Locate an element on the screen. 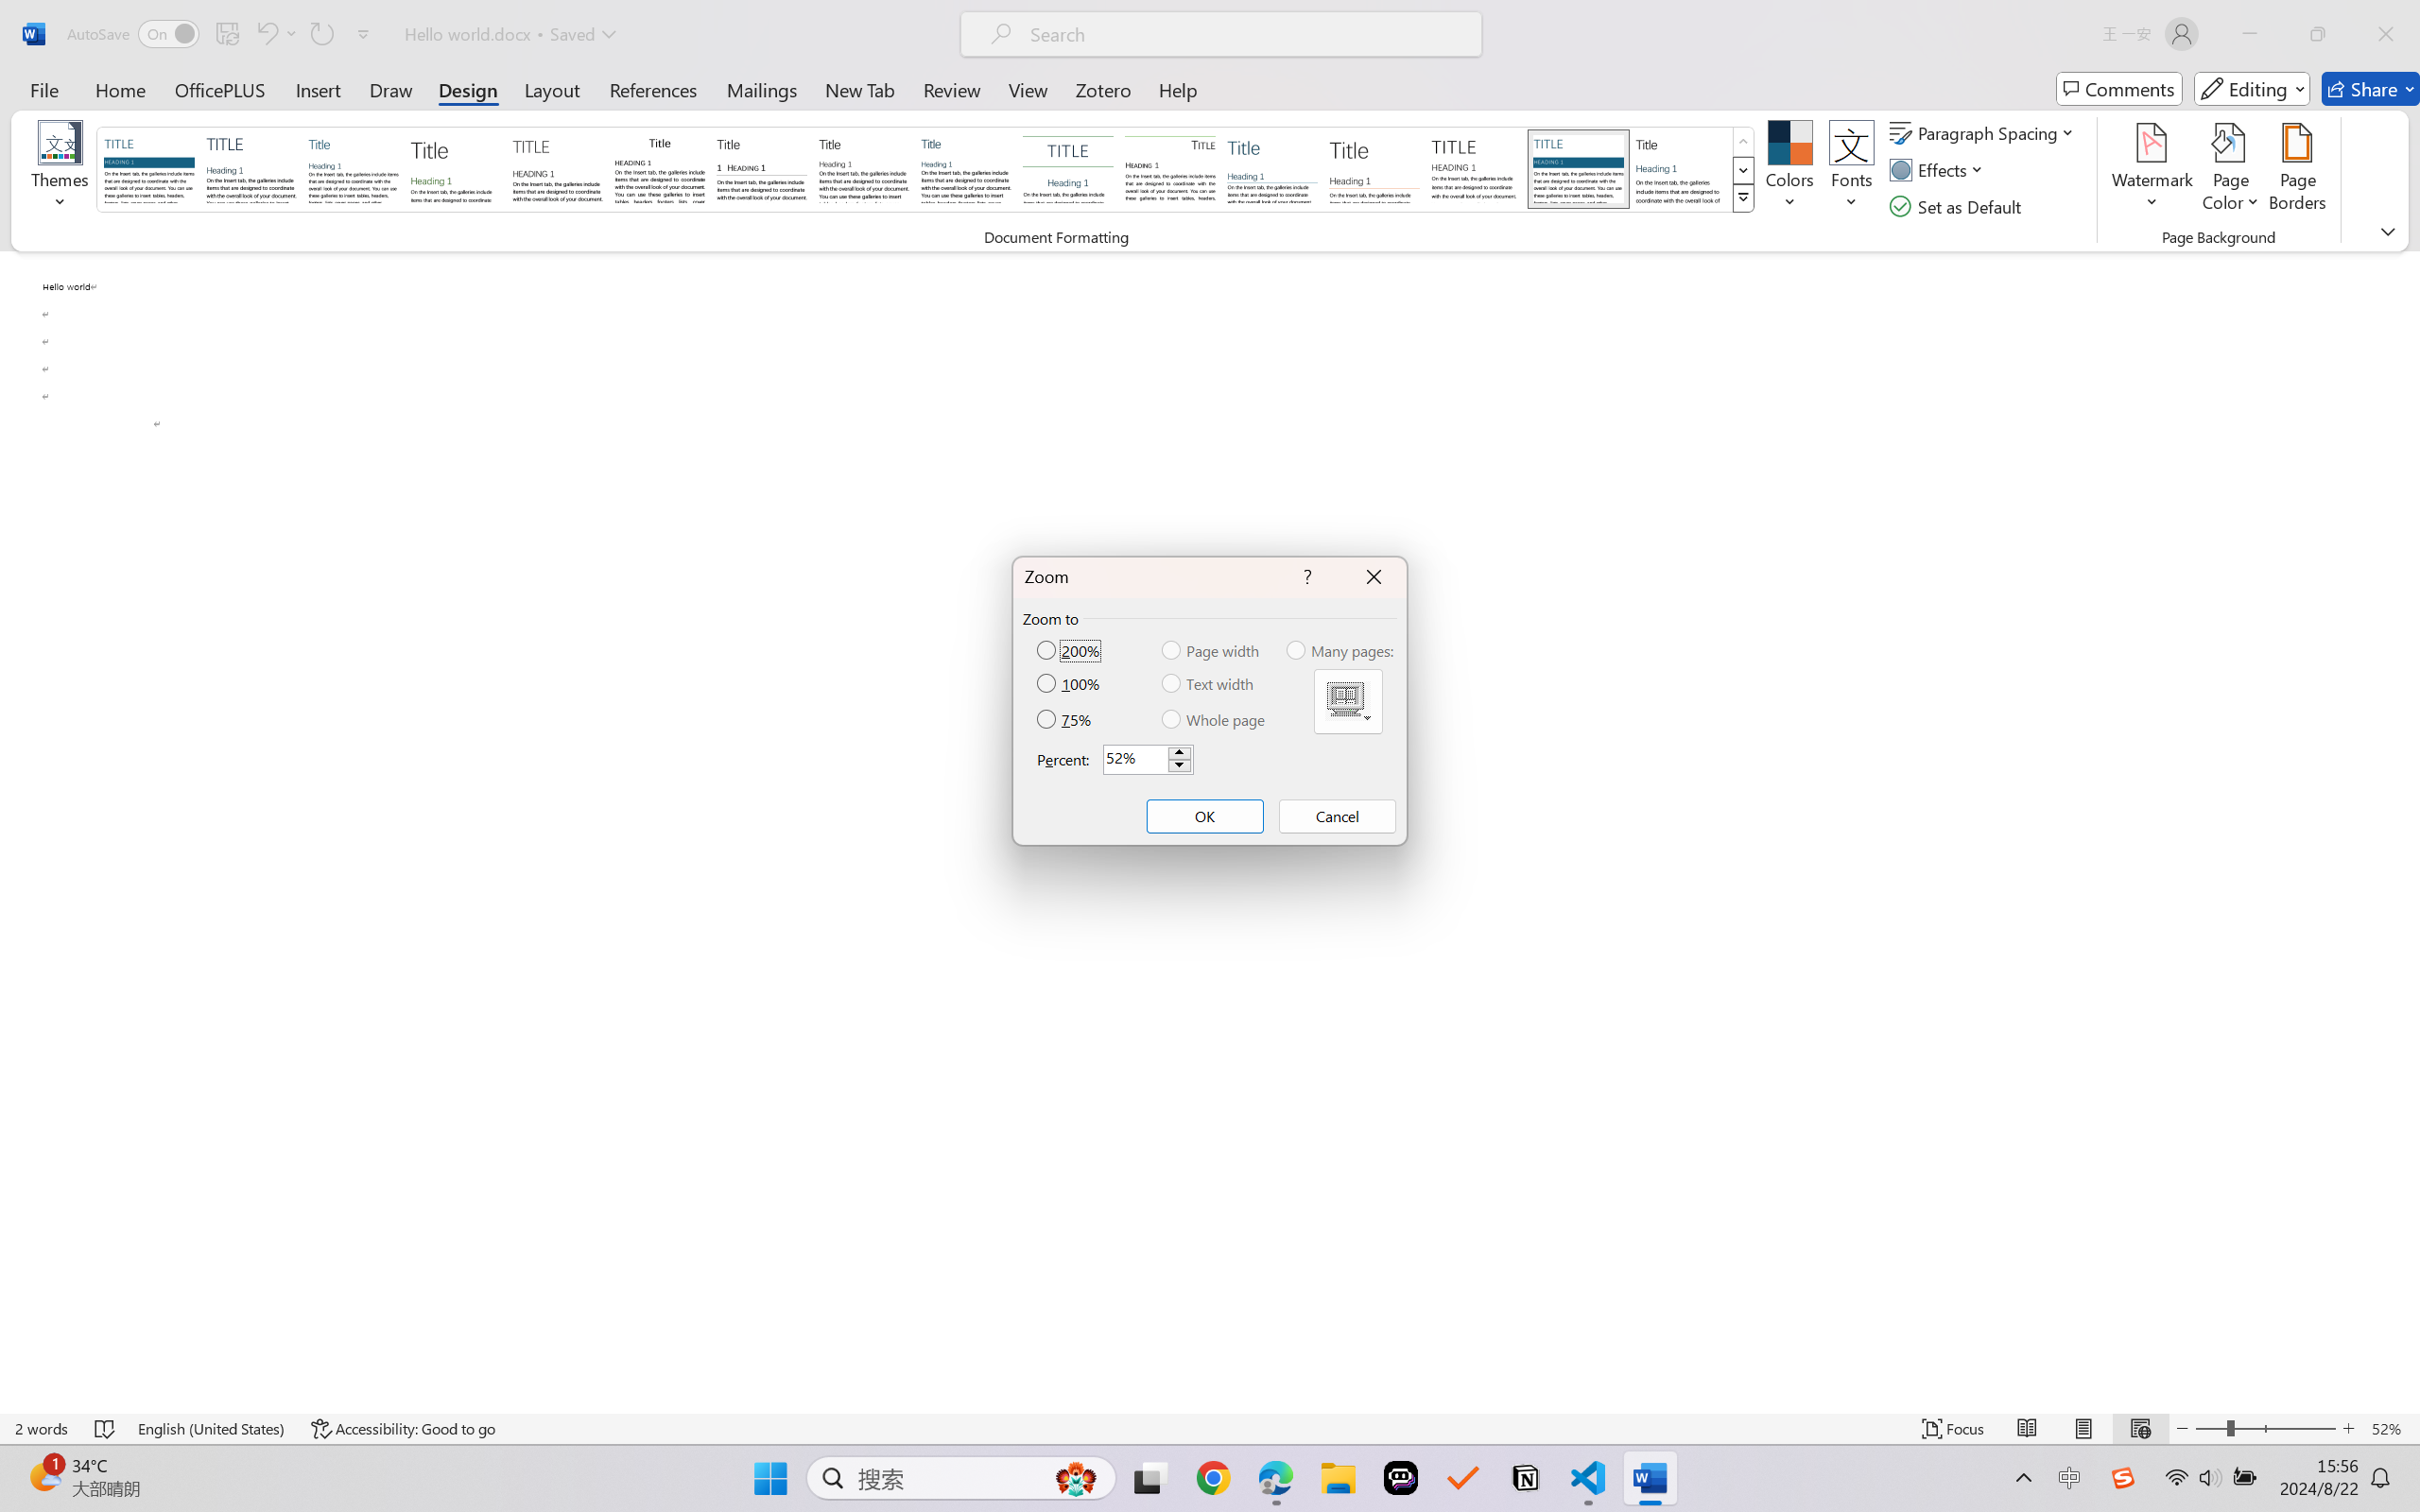 Image resolution: width=2420 pixels, height=1512 pixels. 'Basic (Simple)' is located at coordinates (353, 168).